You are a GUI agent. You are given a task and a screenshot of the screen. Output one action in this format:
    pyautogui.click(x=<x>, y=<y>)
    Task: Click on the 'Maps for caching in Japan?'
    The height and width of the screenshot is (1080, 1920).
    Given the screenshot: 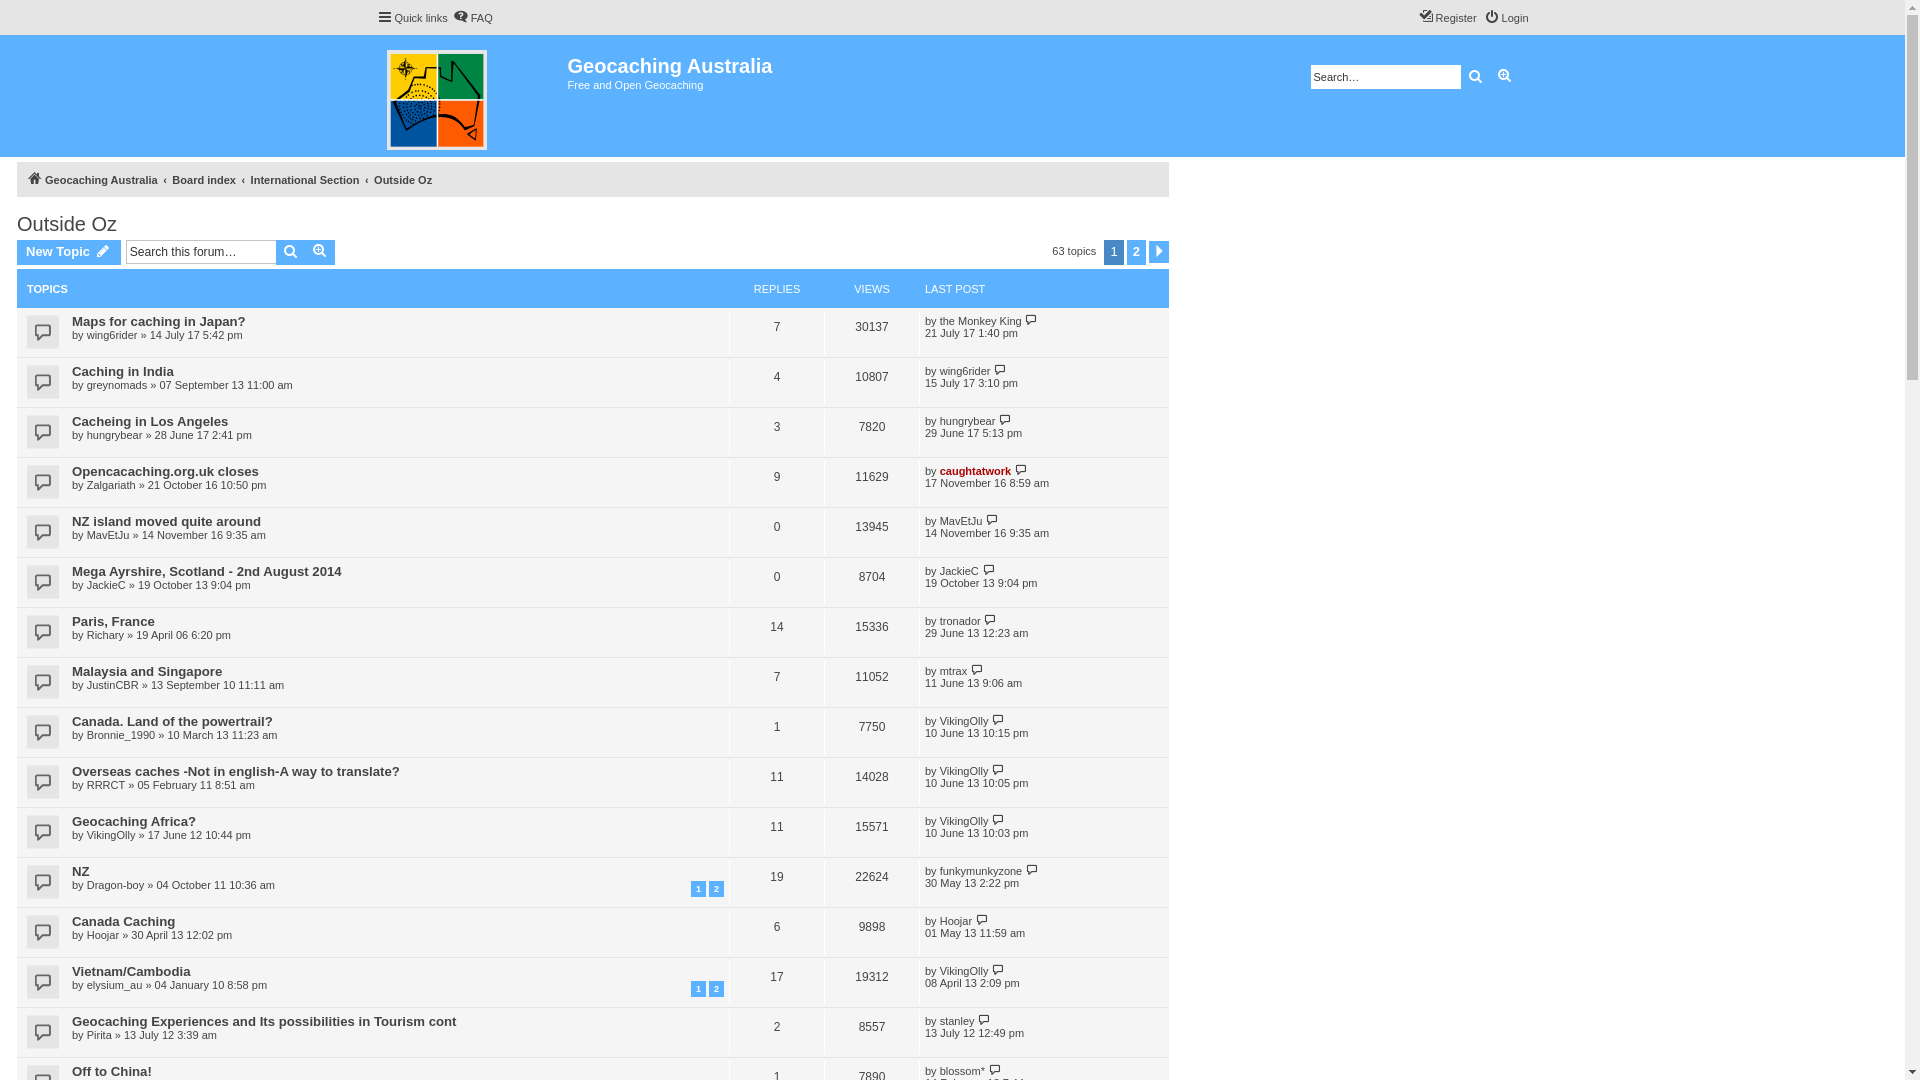 What is the action you would take?
    pyautogui.click(x=157, y=320)
    